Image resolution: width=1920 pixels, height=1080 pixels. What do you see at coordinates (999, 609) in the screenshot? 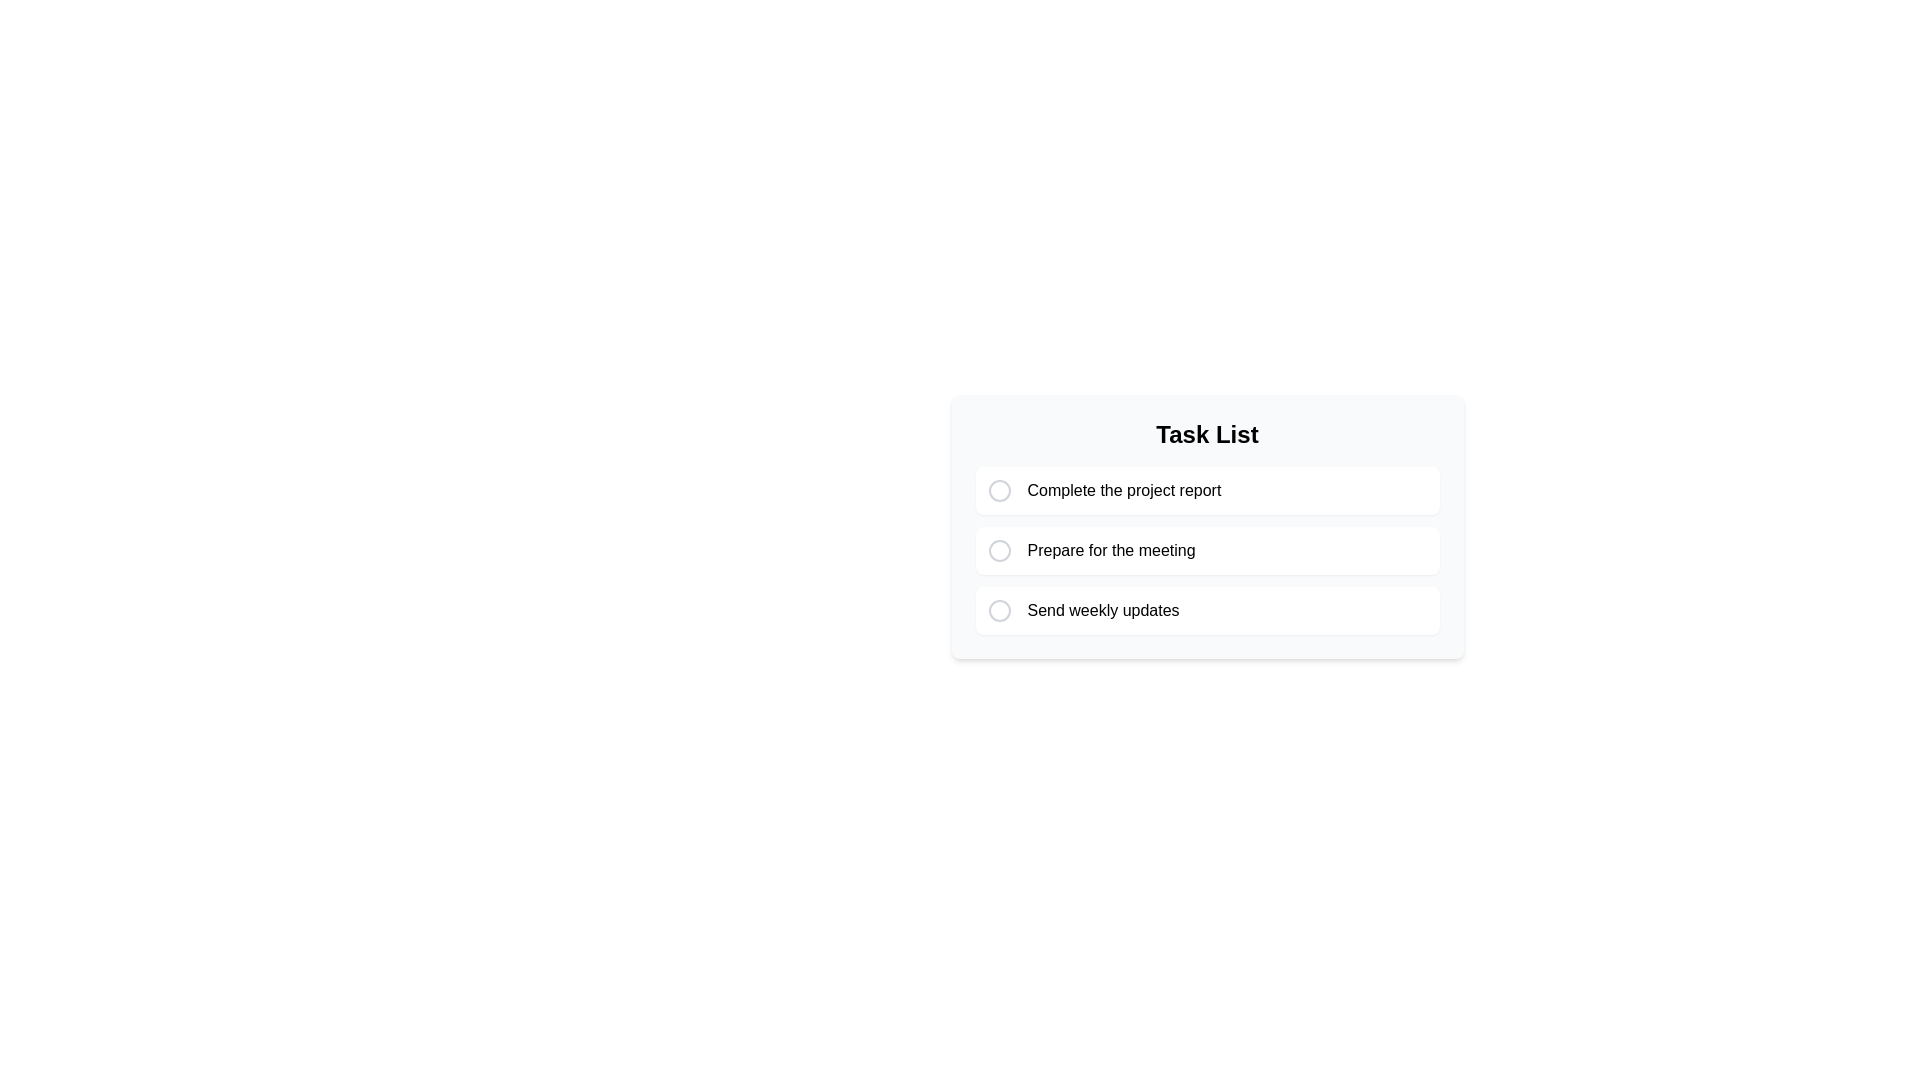
I see `the SVG circle representing the checkbox for the task item labeled 'Send weekly updates'` at bounding box center [999, 609].